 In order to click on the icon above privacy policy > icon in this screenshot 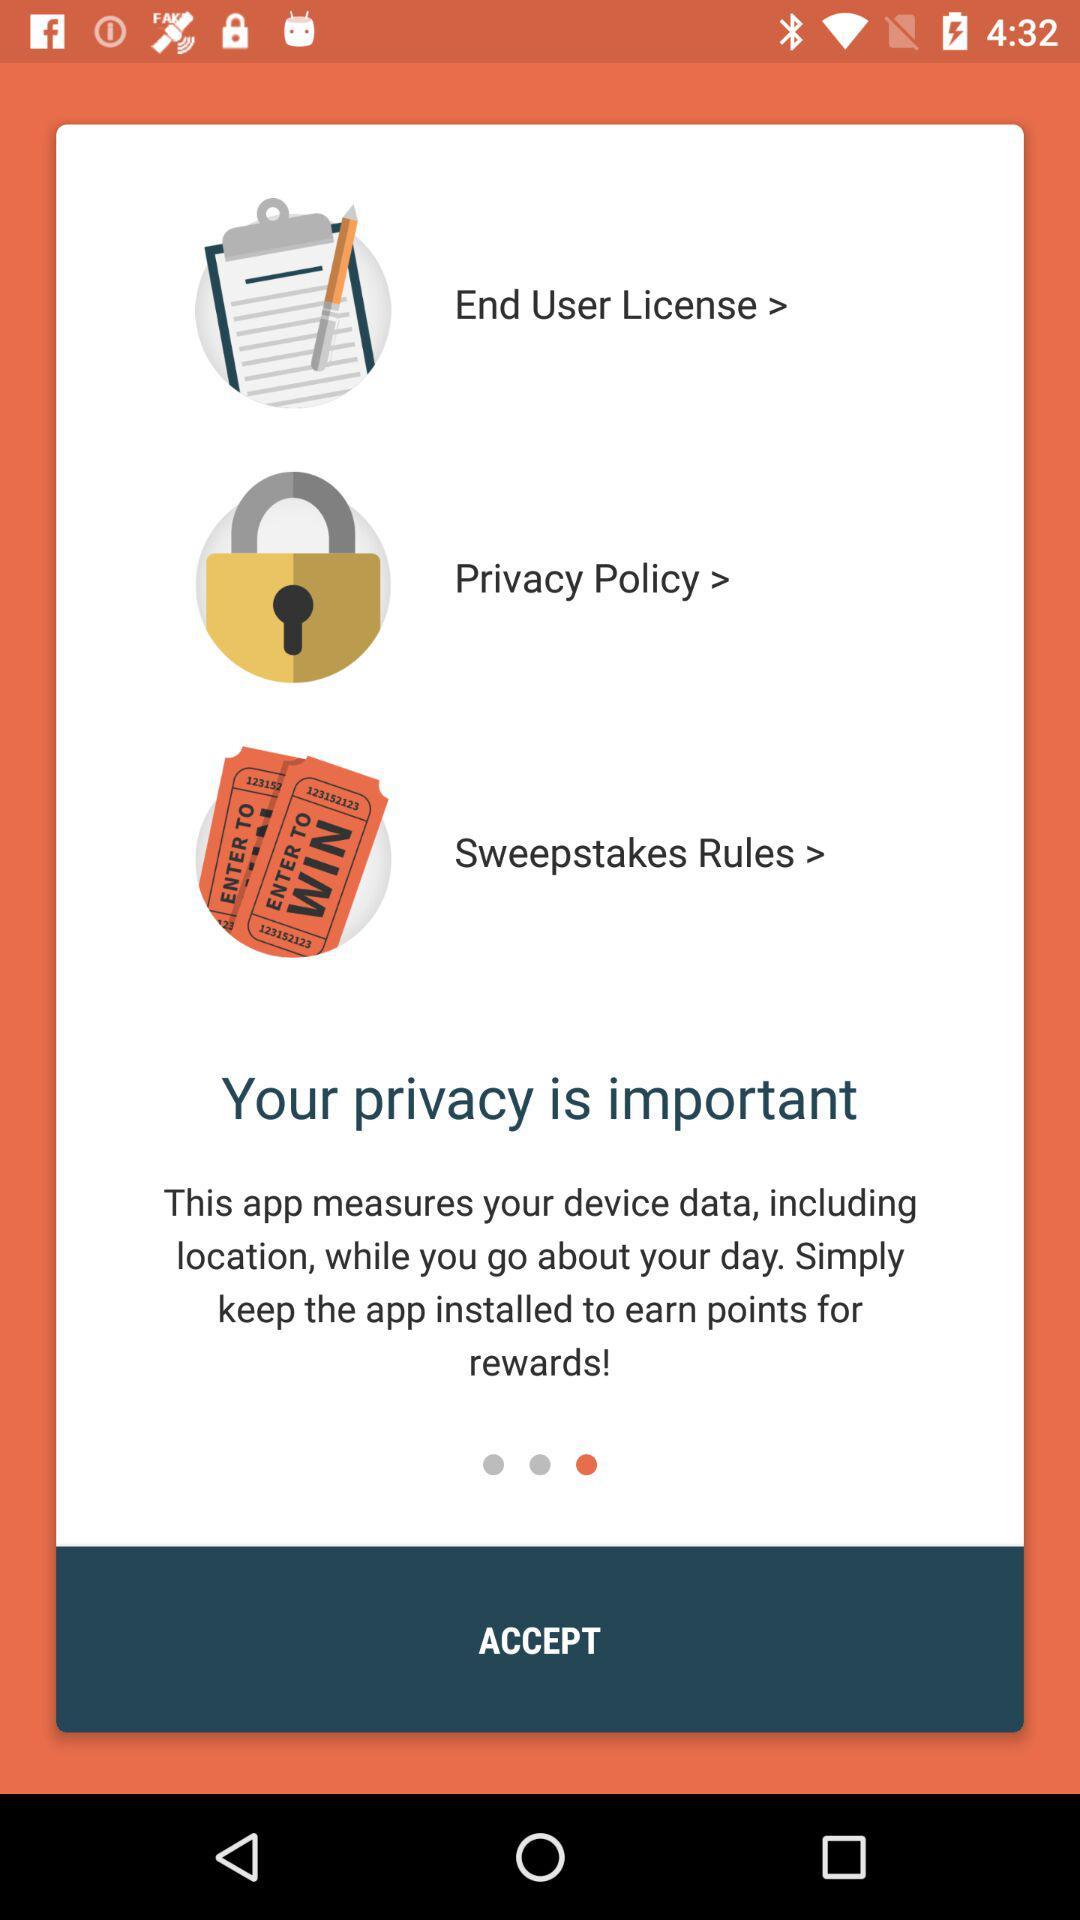, I will do `click(677, 302)`.